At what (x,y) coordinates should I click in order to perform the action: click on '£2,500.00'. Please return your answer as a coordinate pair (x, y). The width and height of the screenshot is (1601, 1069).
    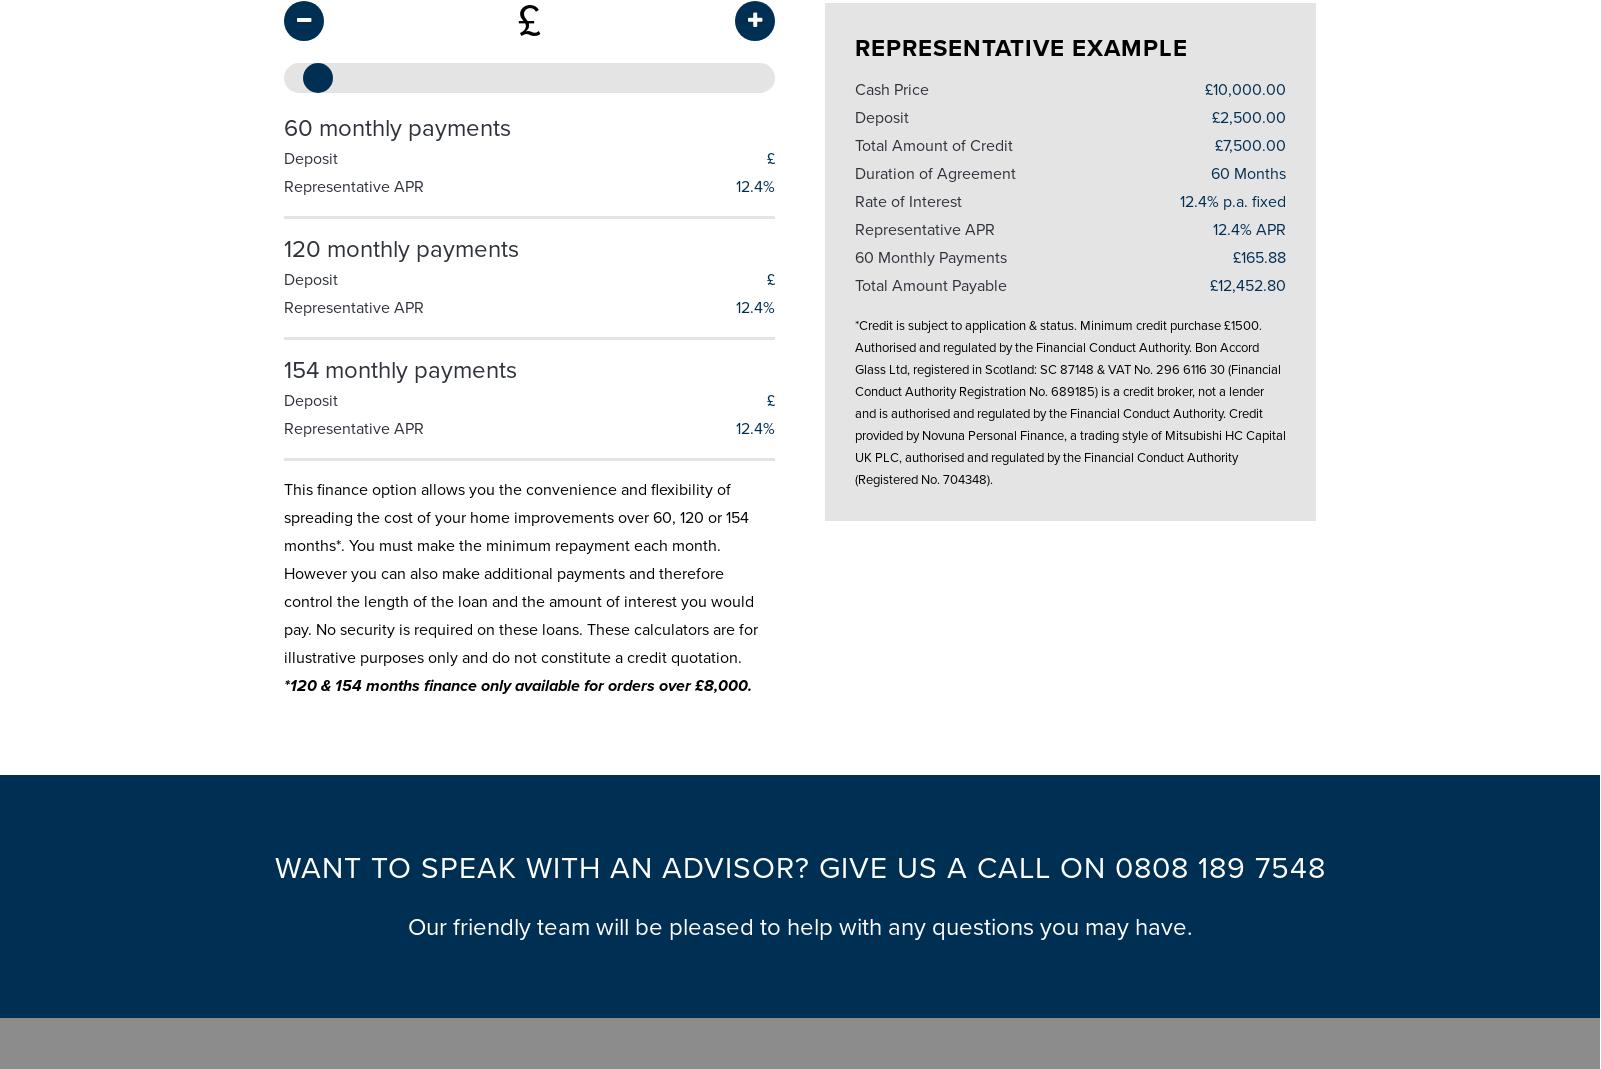
    Looking at the image, I should click on (1248, 109).